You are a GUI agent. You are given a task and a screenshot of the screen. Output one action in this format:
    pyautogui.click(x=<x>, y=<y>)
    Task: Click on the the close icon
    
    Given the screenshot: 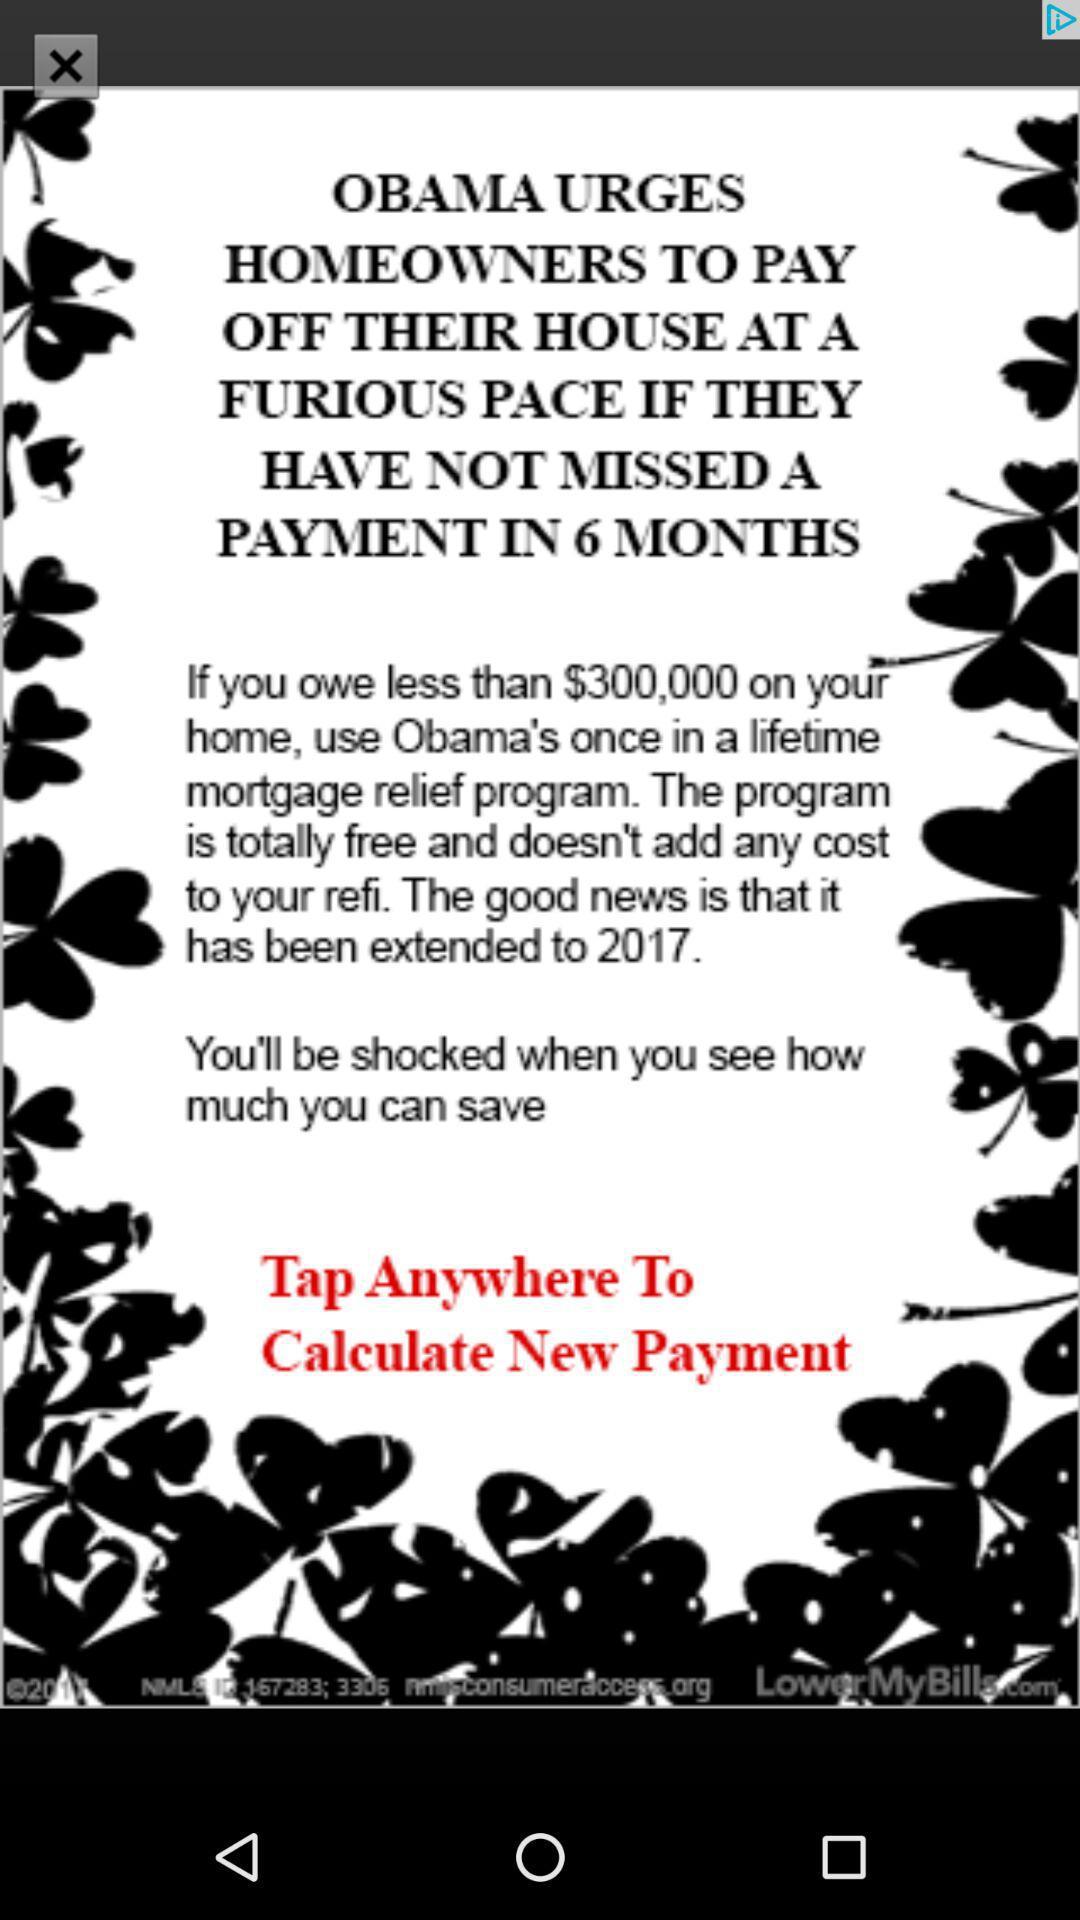 What is the action you would take?
    pyautogui.click(x=64, y=70)
    